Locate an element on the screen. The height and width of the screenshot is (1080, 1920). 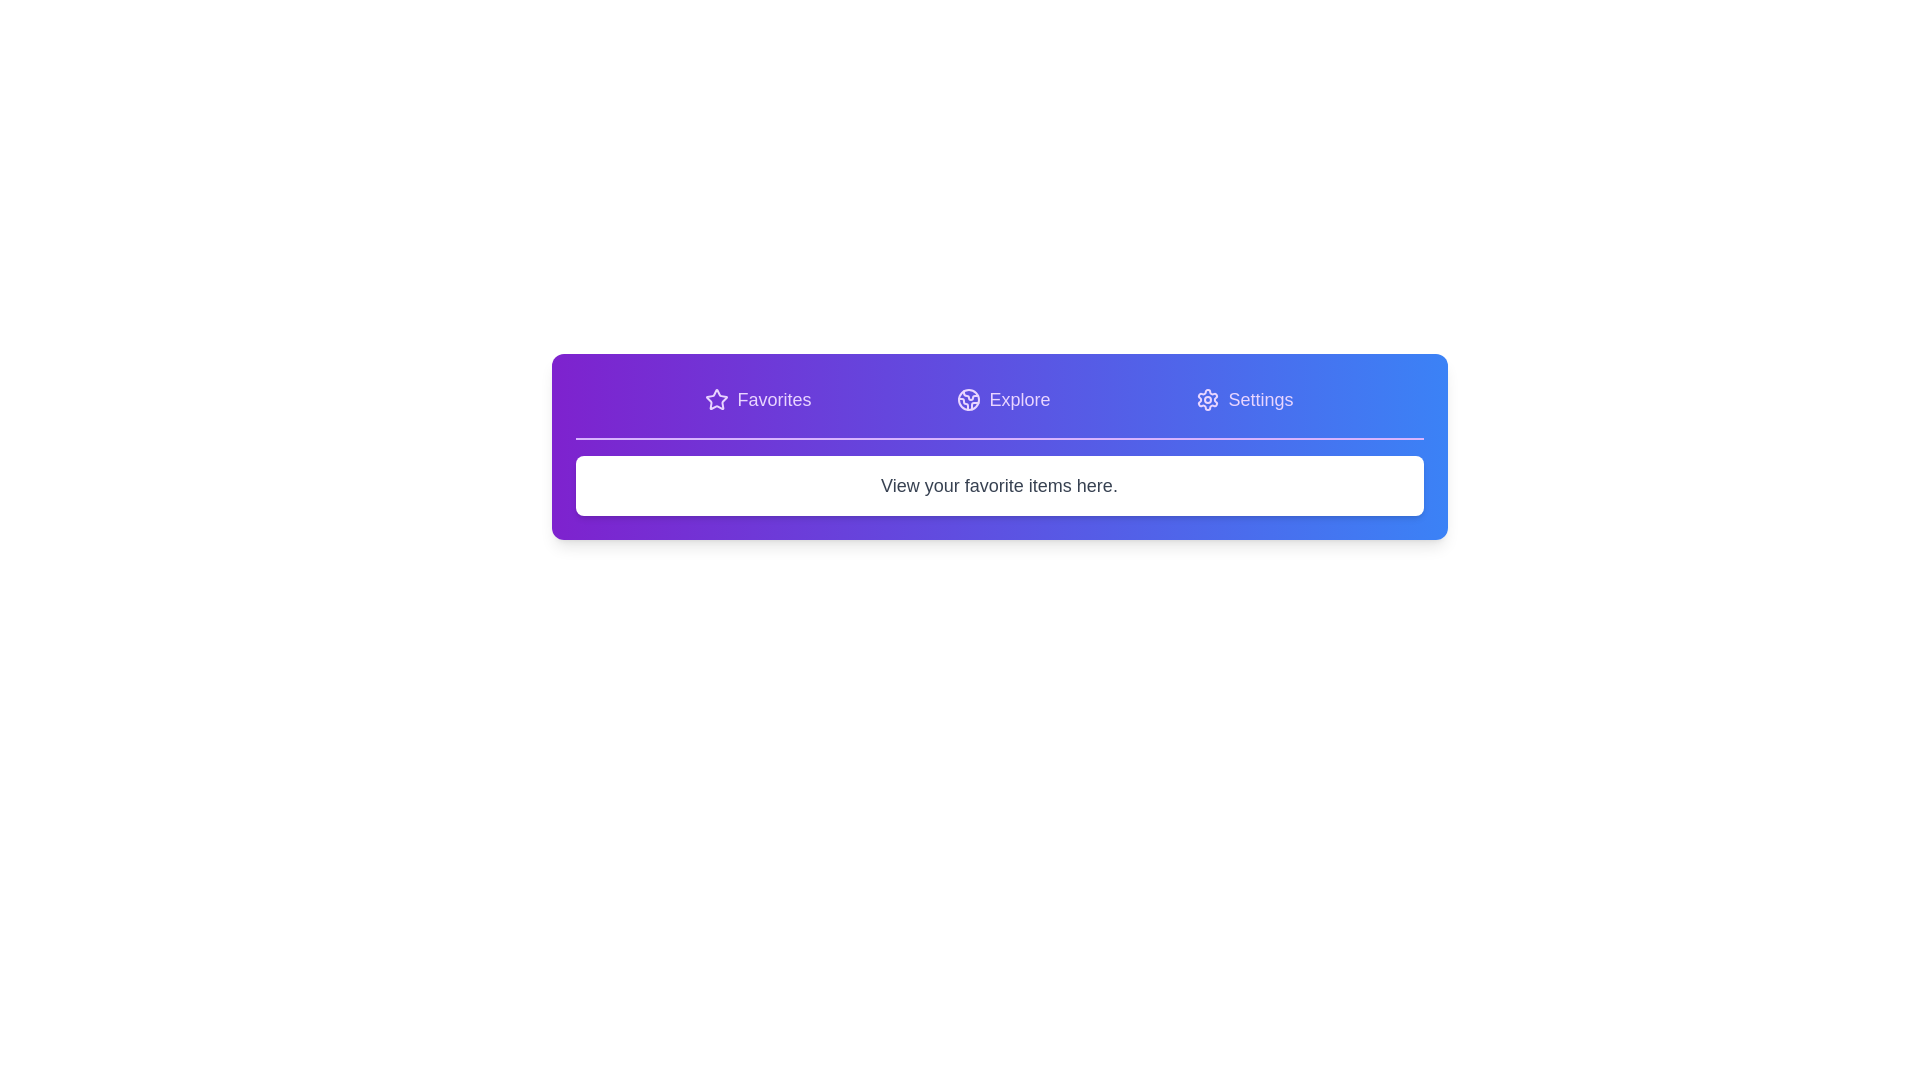
the tab button labeled Explore is located at coordinates (1003, 400).